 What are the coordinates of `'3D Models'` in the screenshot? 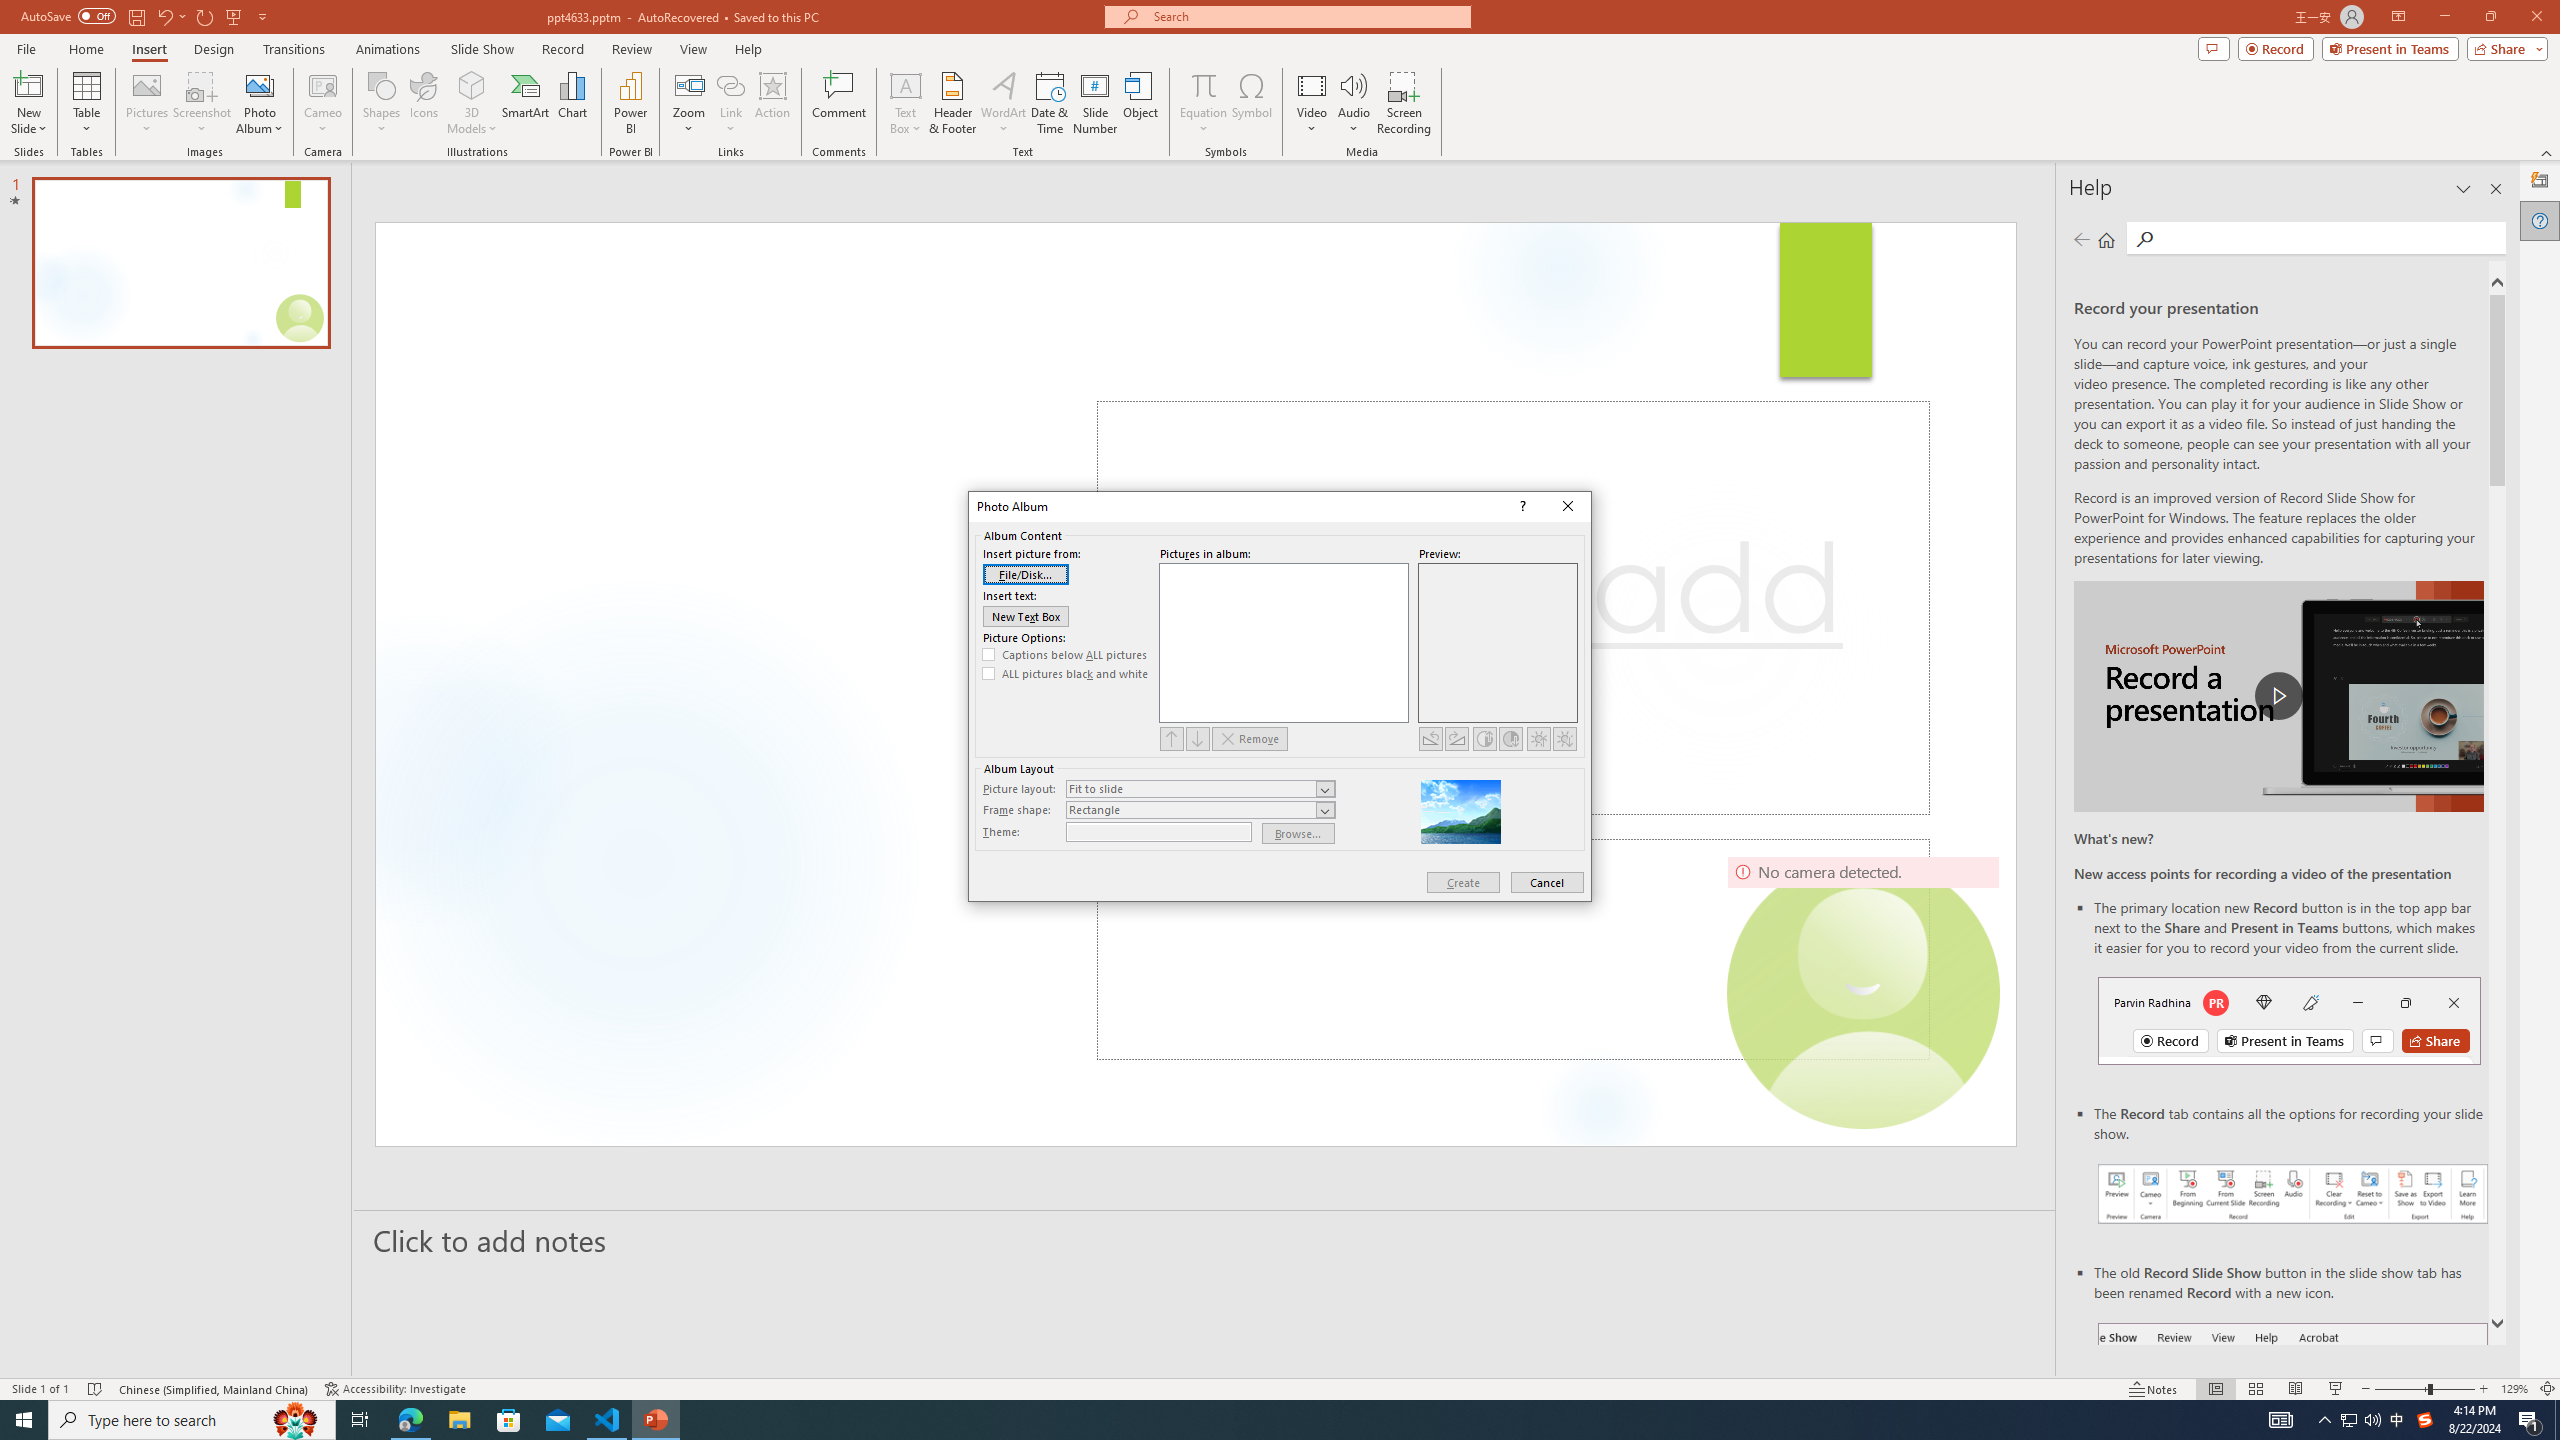 It's located at (472, 84).